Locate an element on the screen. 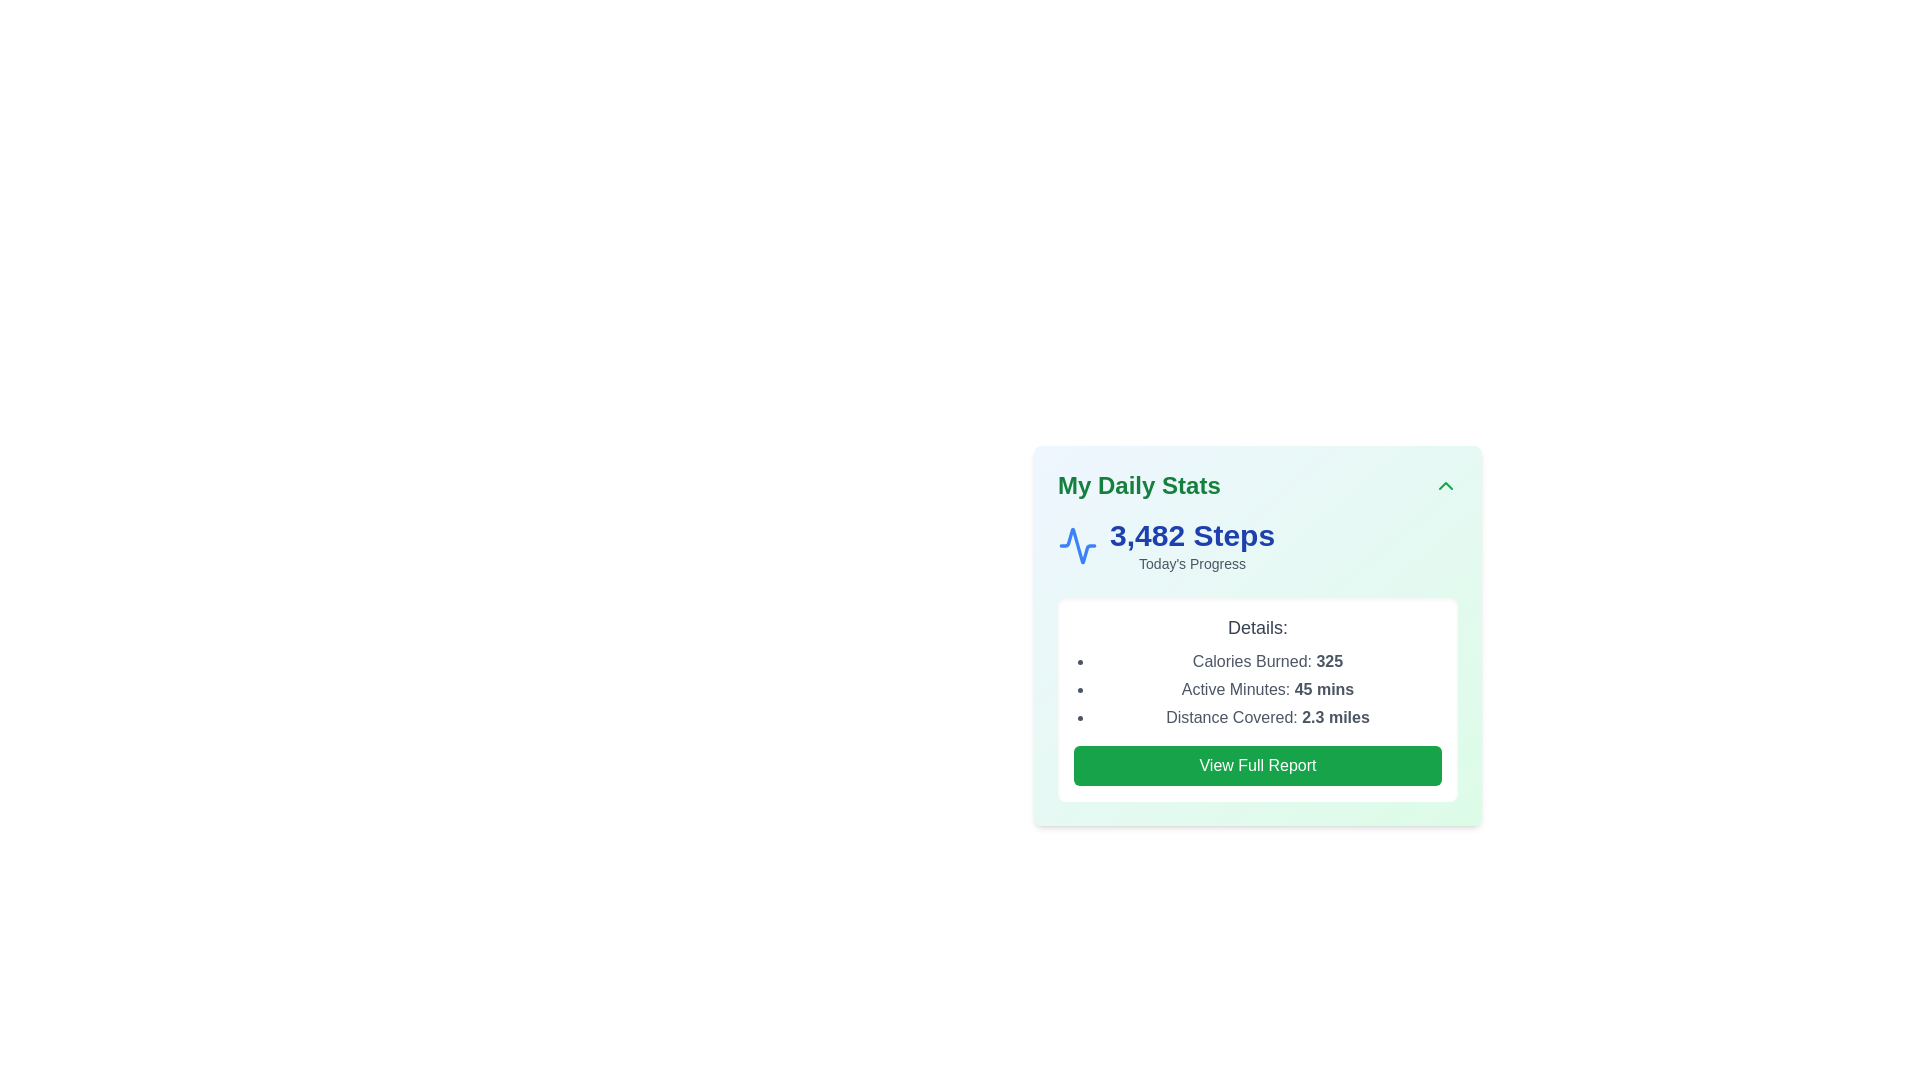 The image size is (1920, 1080). the text label displaying '2.3 miles' in bold, which is part of the summary line under 'My Daily Stats' is located at coordinates (1335, 716).